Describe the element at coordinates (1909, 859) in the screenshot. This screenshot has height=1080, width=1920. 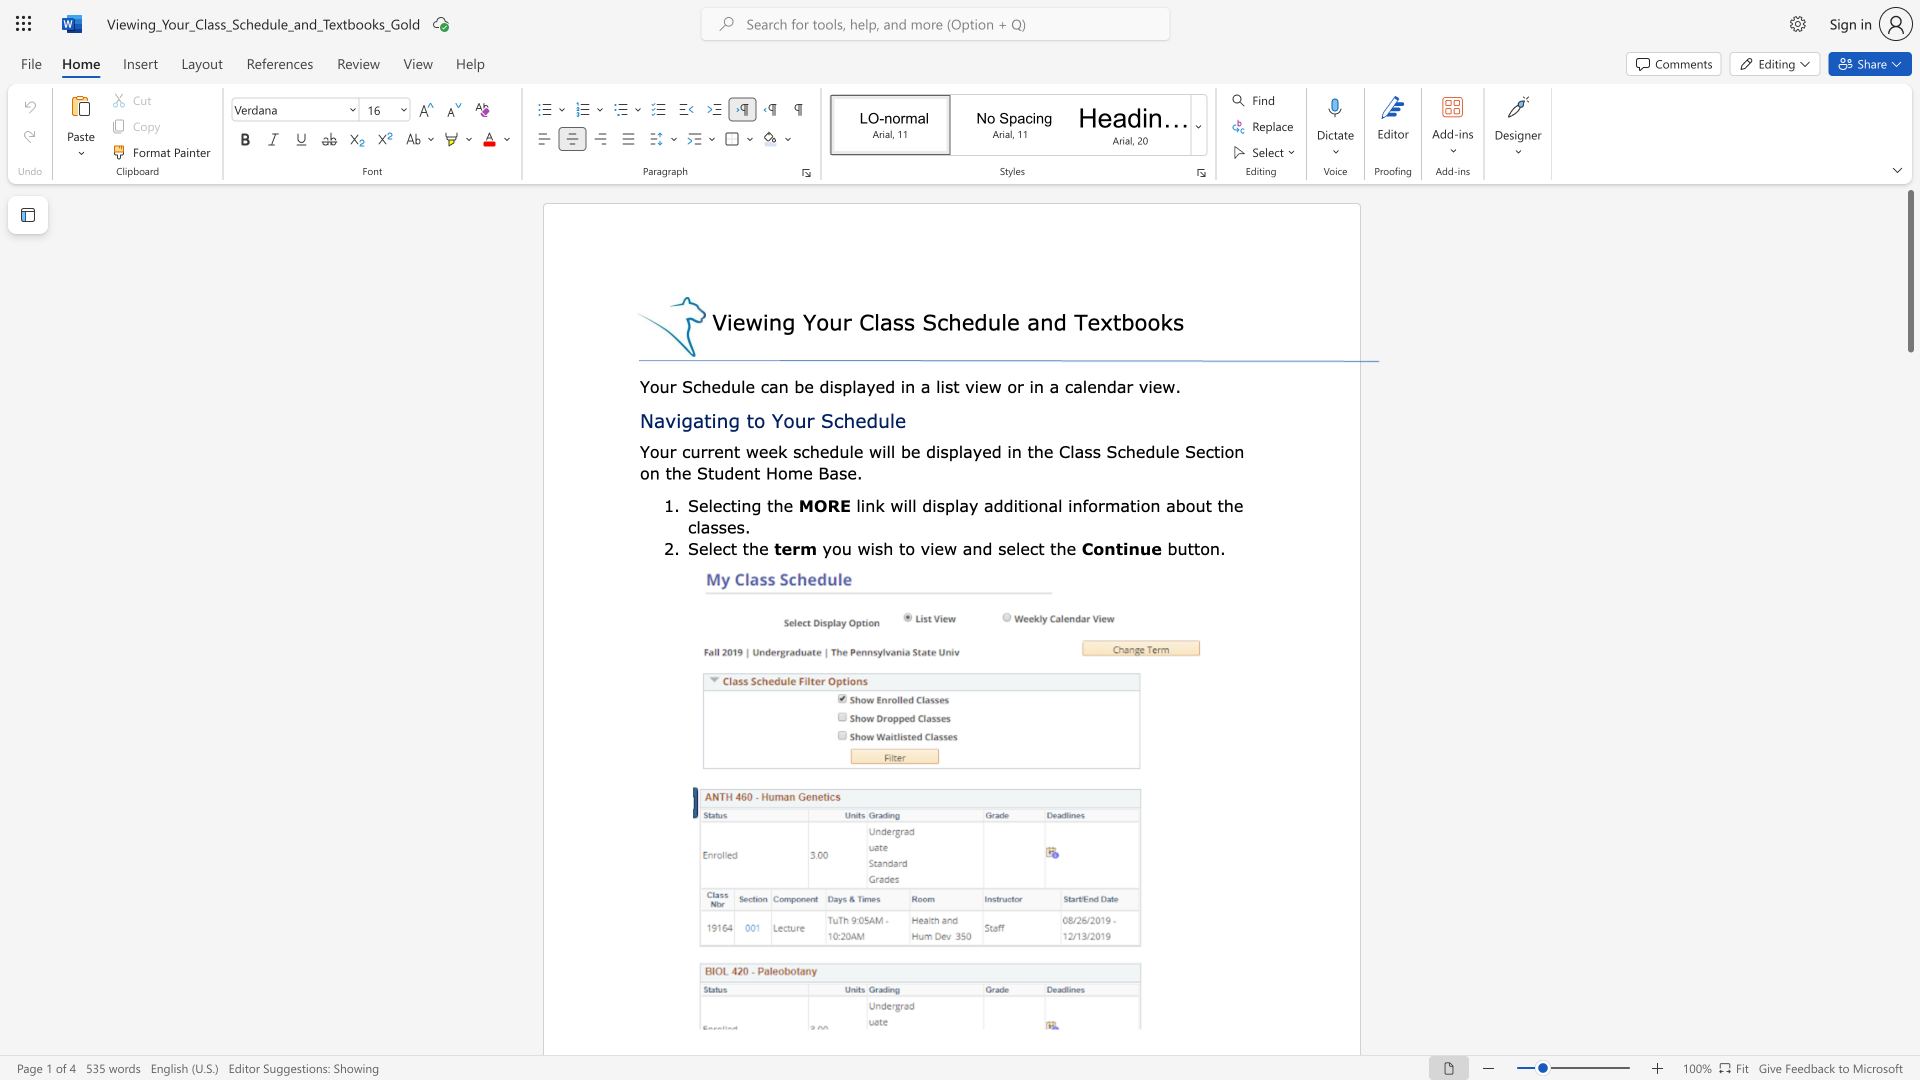
I see `the right-hand scrollbar to descend the page` at that location.